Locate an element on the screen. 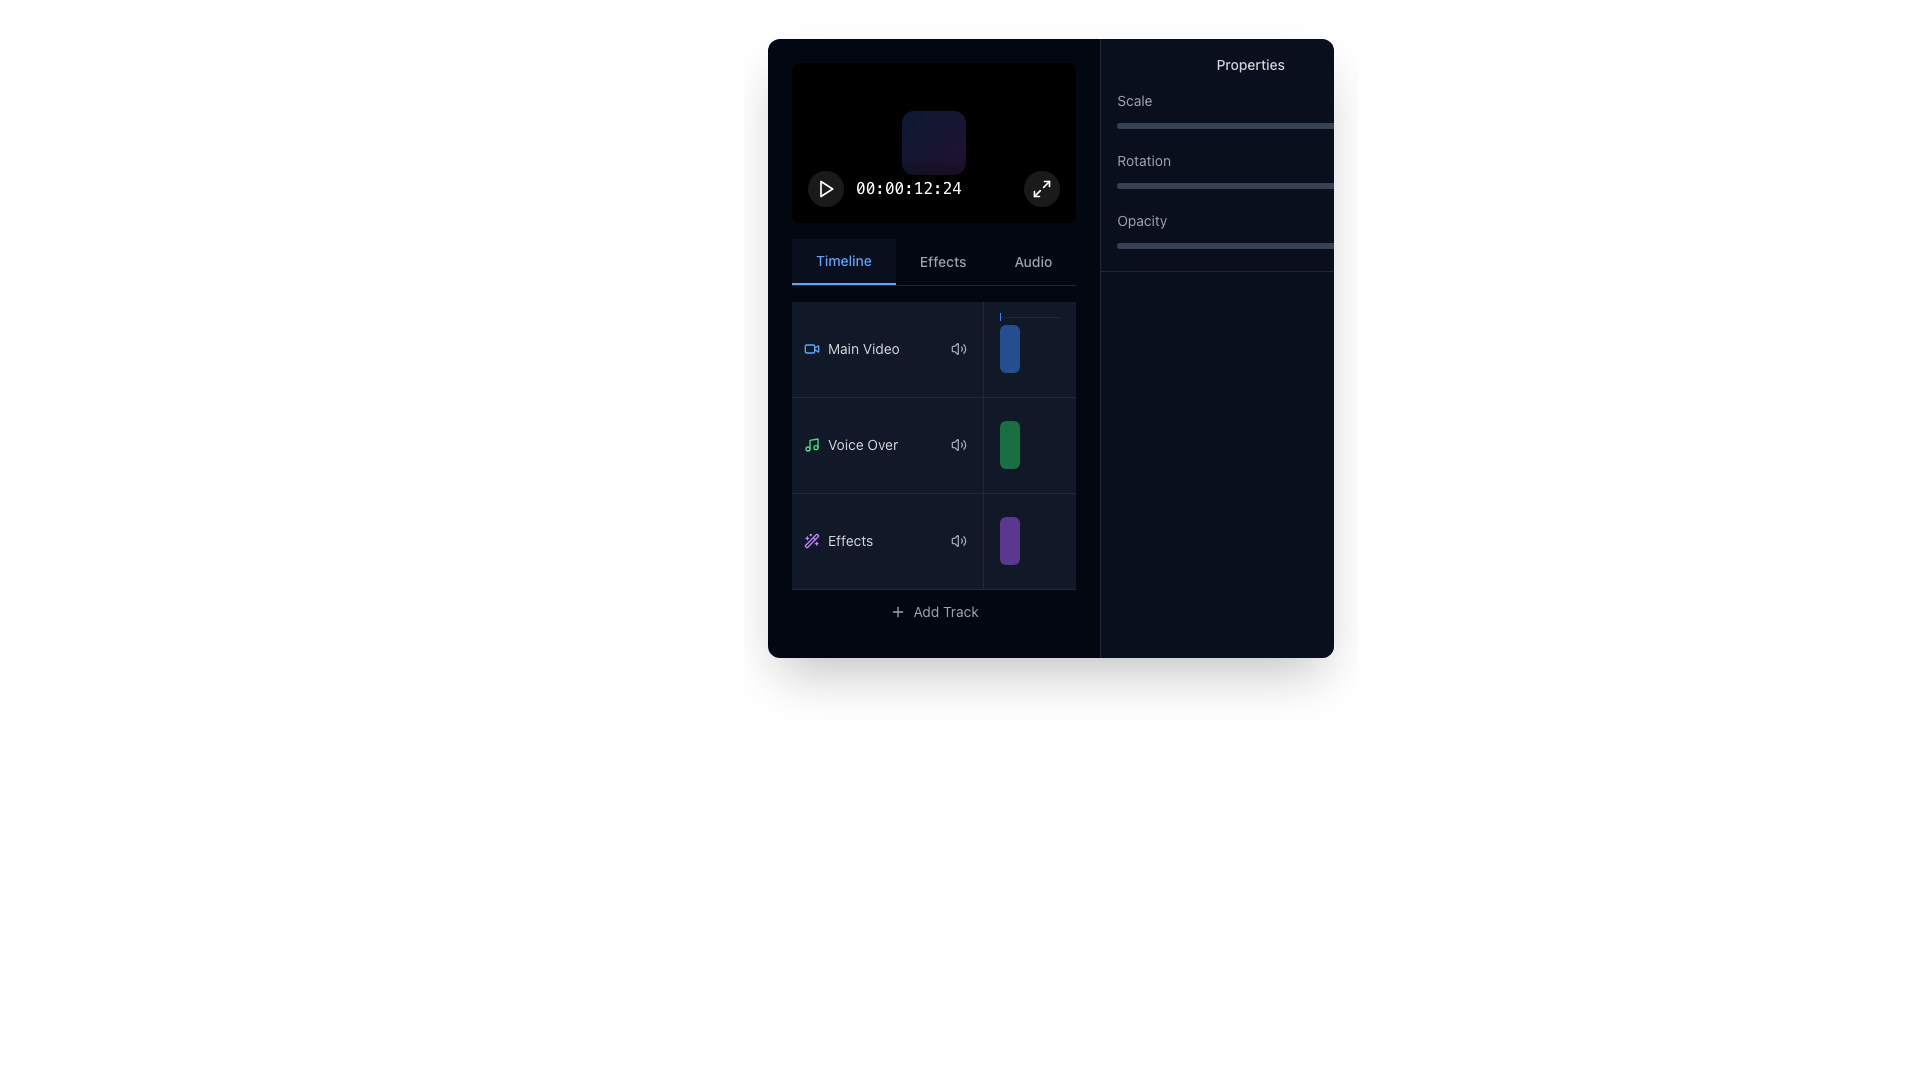  the sound indicator icon located in the 'Voice Over' row of the timeline section, which is the second icon from the left is located at coordinates (958, 443).